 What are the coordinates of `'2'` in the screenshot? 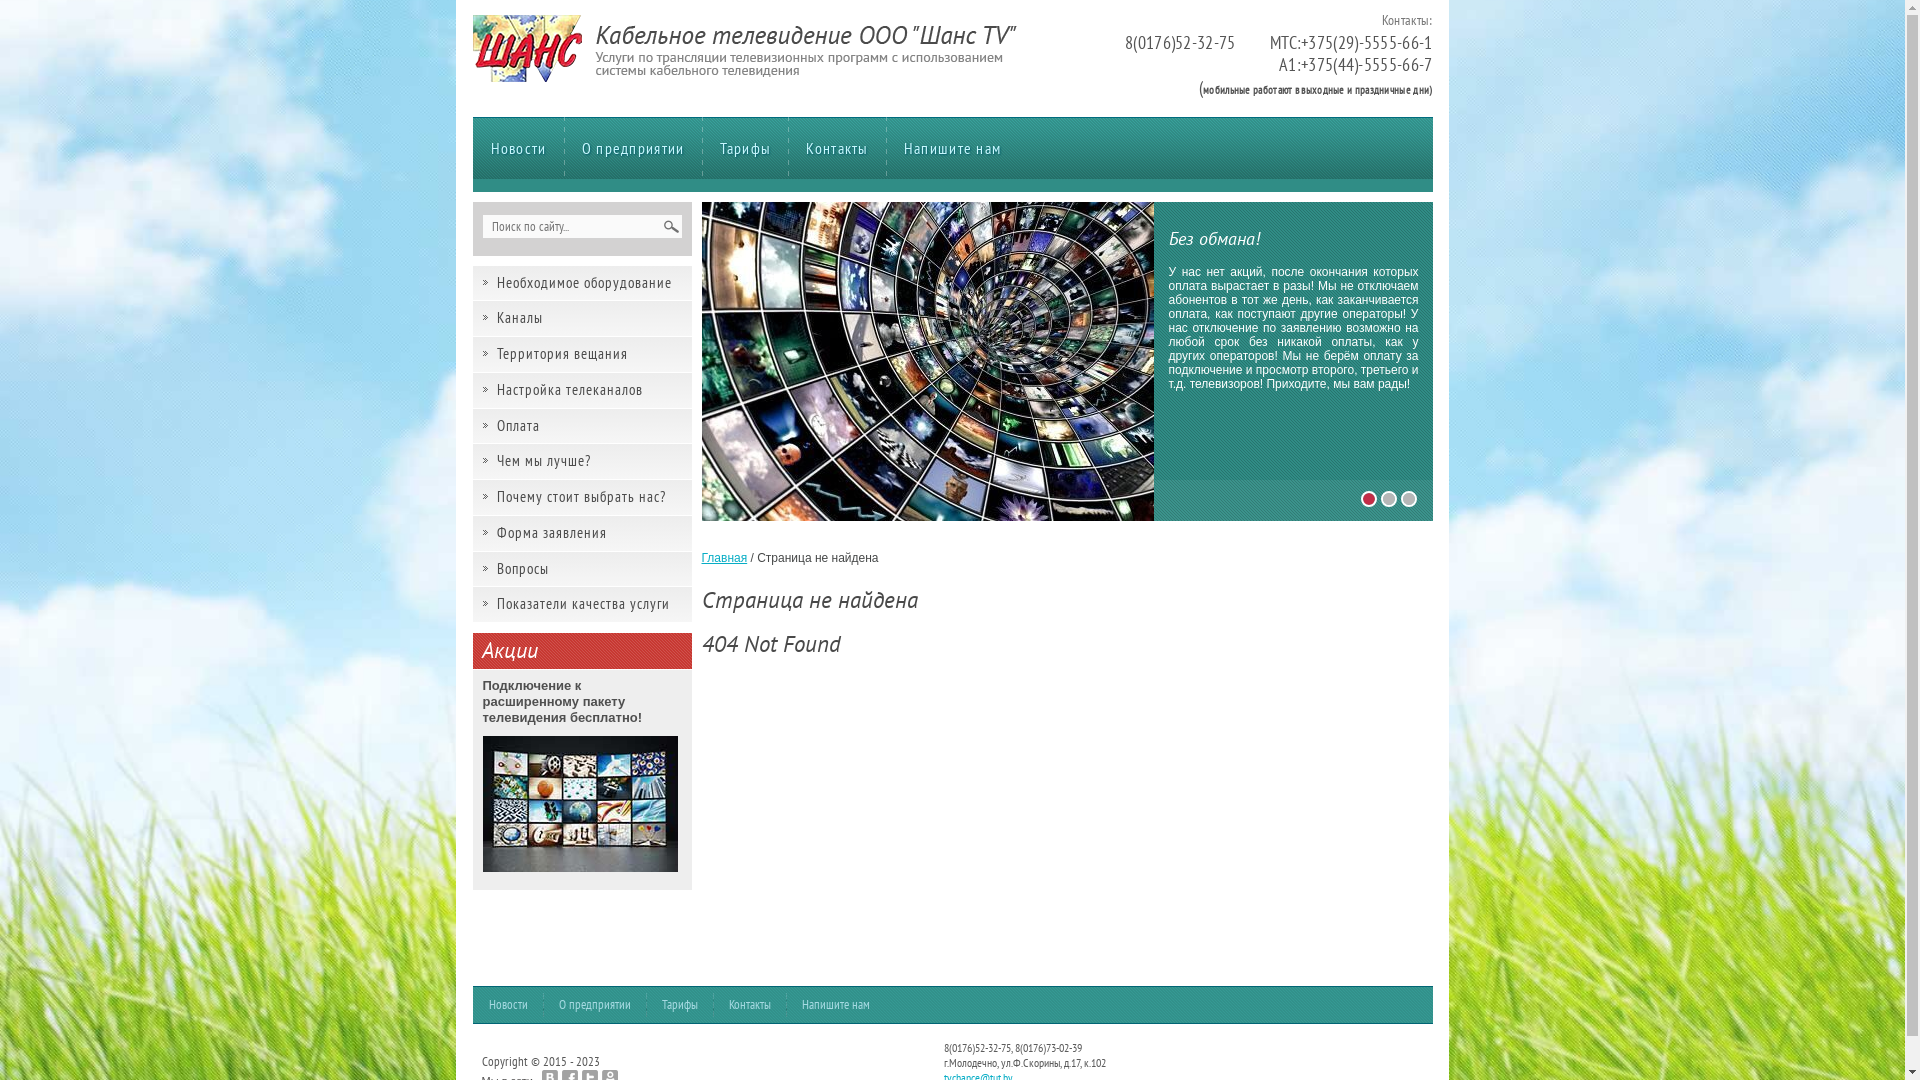 It's located at (1387, 497).